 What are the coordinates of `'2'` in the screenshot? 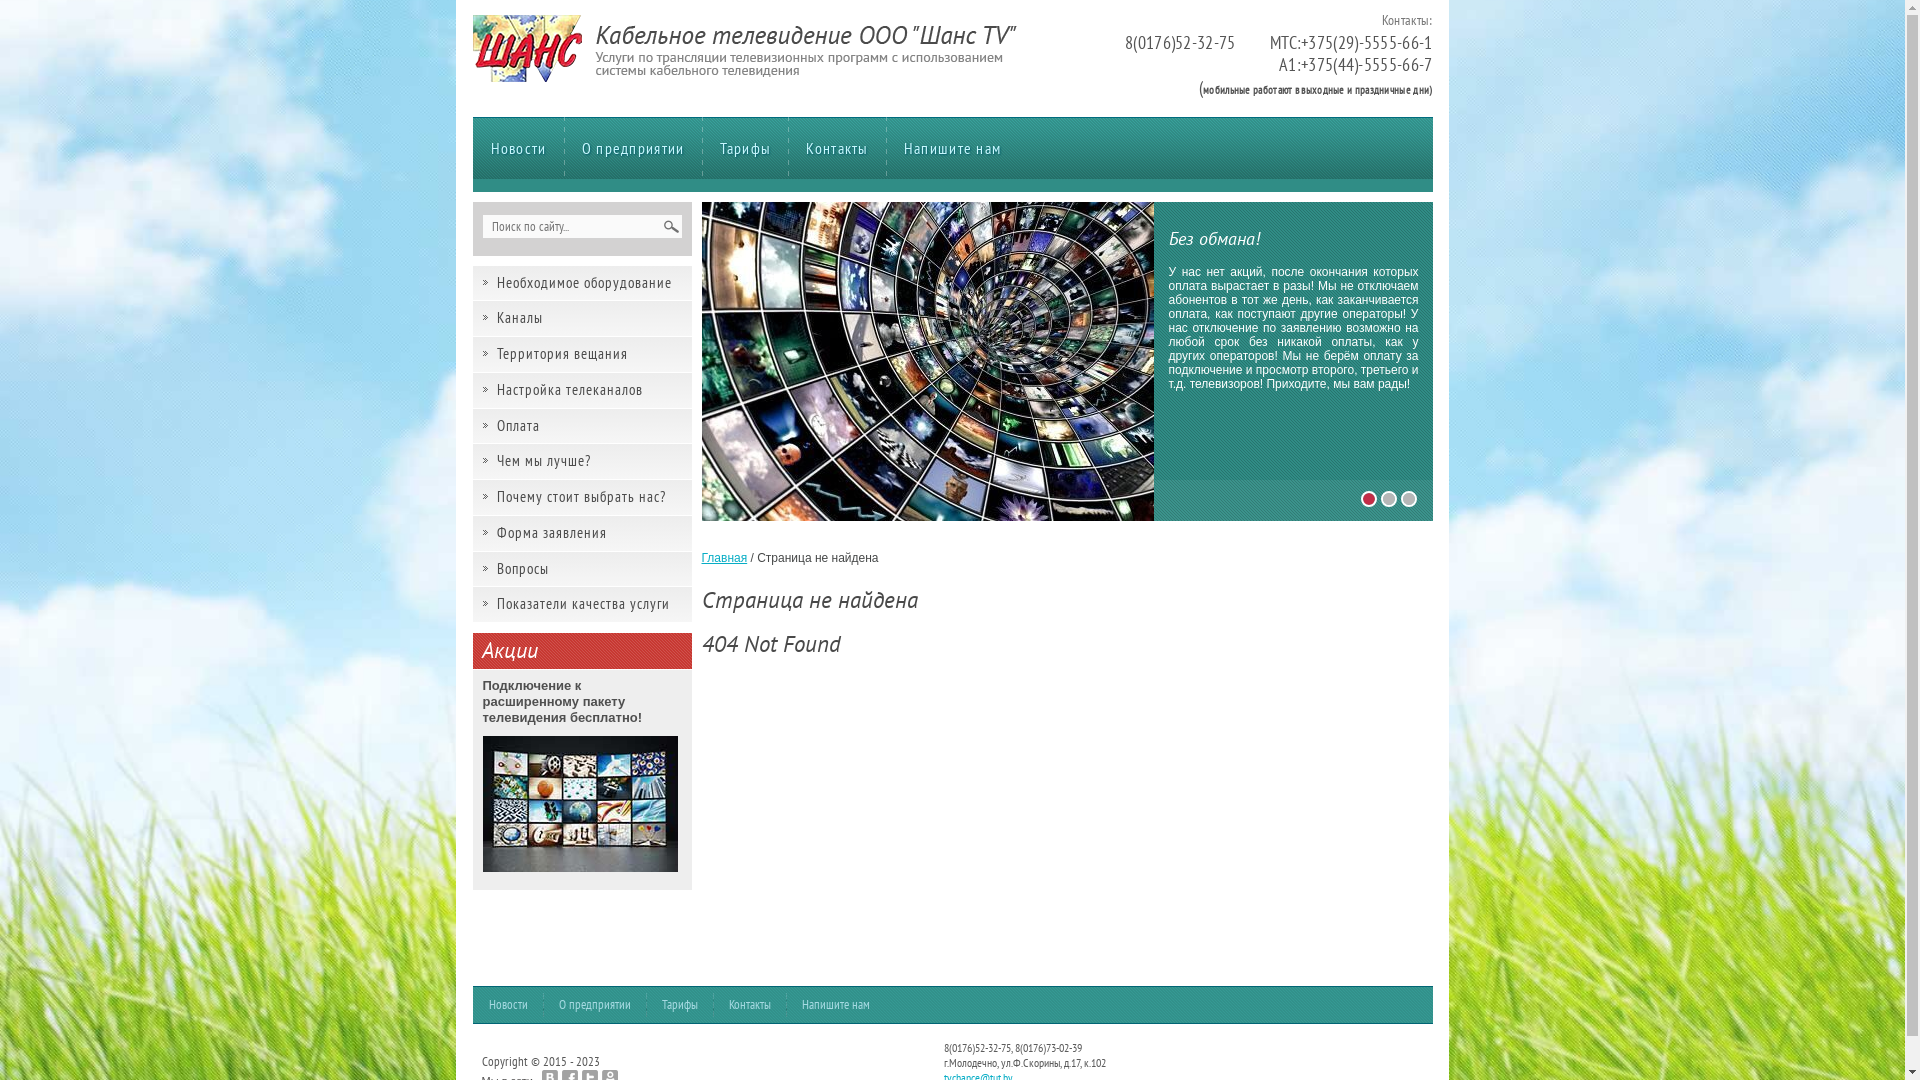 It's located at (1387, 497).